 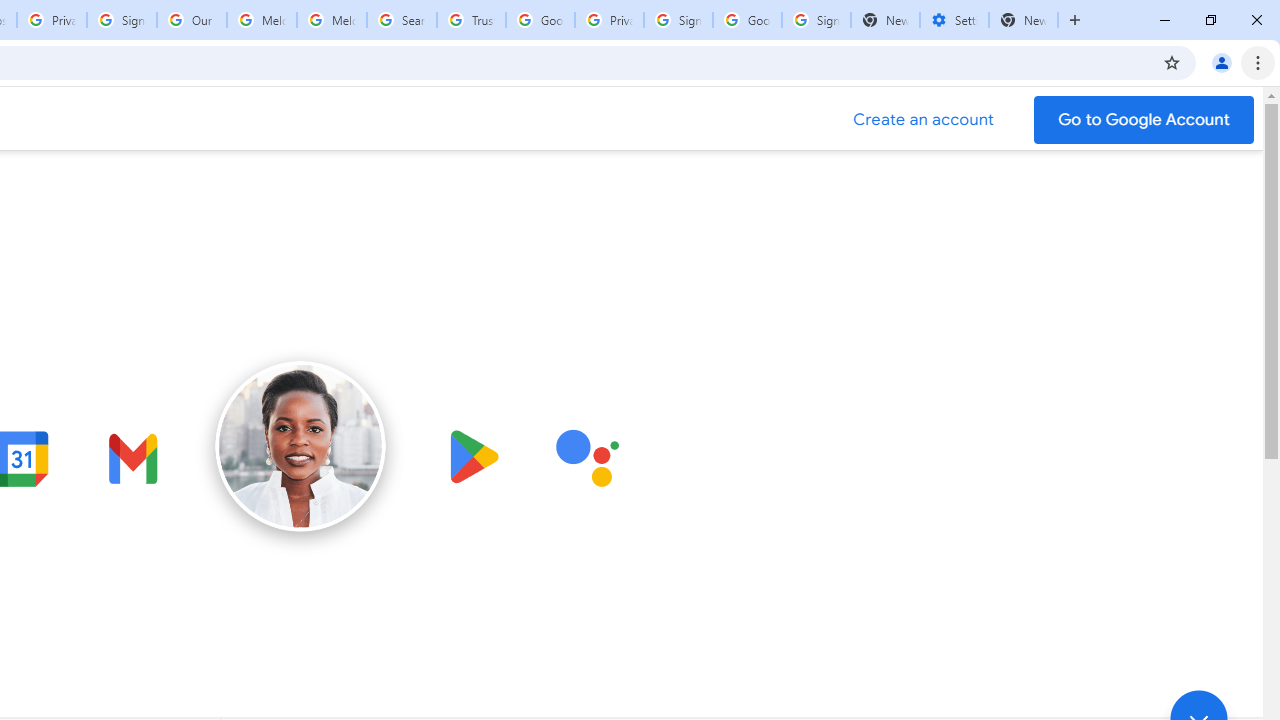 What do you see at coordinates (1024, 20) in the screenshot?
I see `'New Tab'` at bounding box center [1024, 20].